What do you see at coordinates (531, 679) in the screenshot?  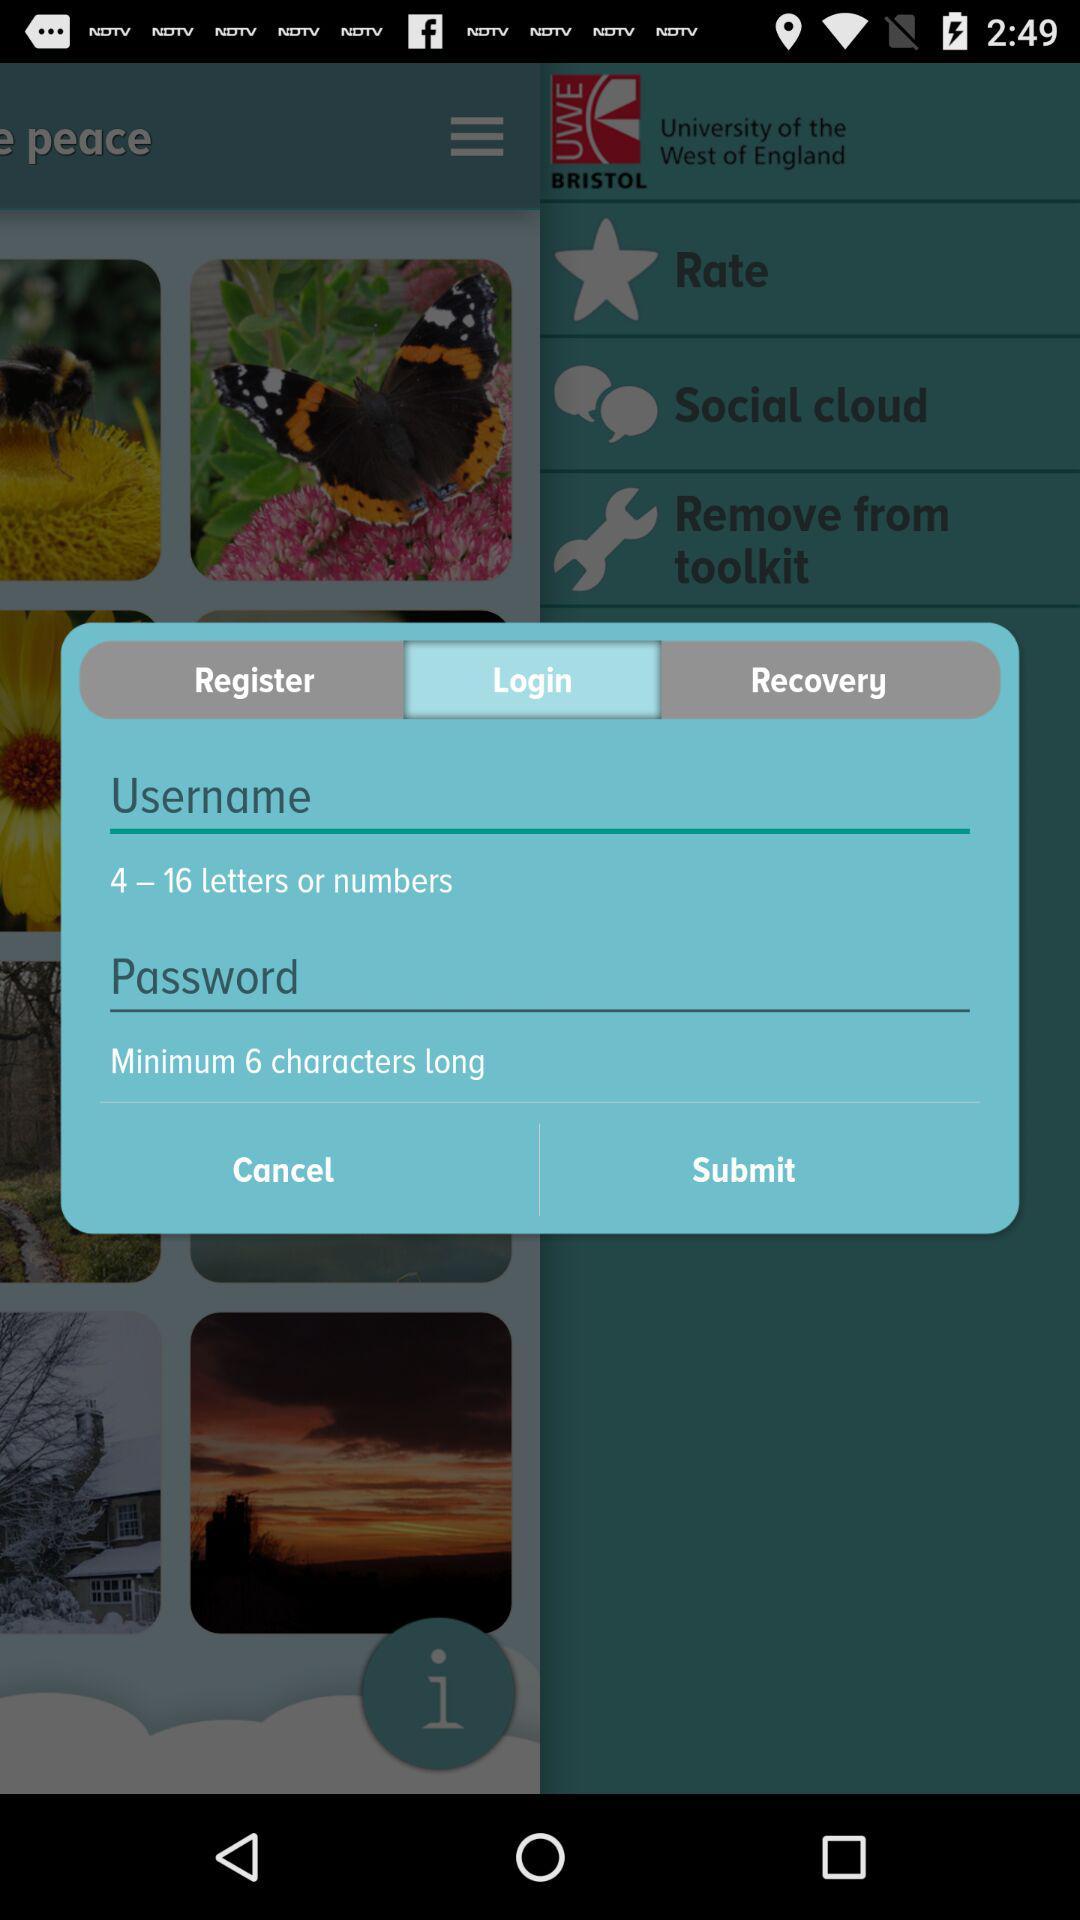 I see `item to the left of the recovery icon` at bounding box center [531, 679].